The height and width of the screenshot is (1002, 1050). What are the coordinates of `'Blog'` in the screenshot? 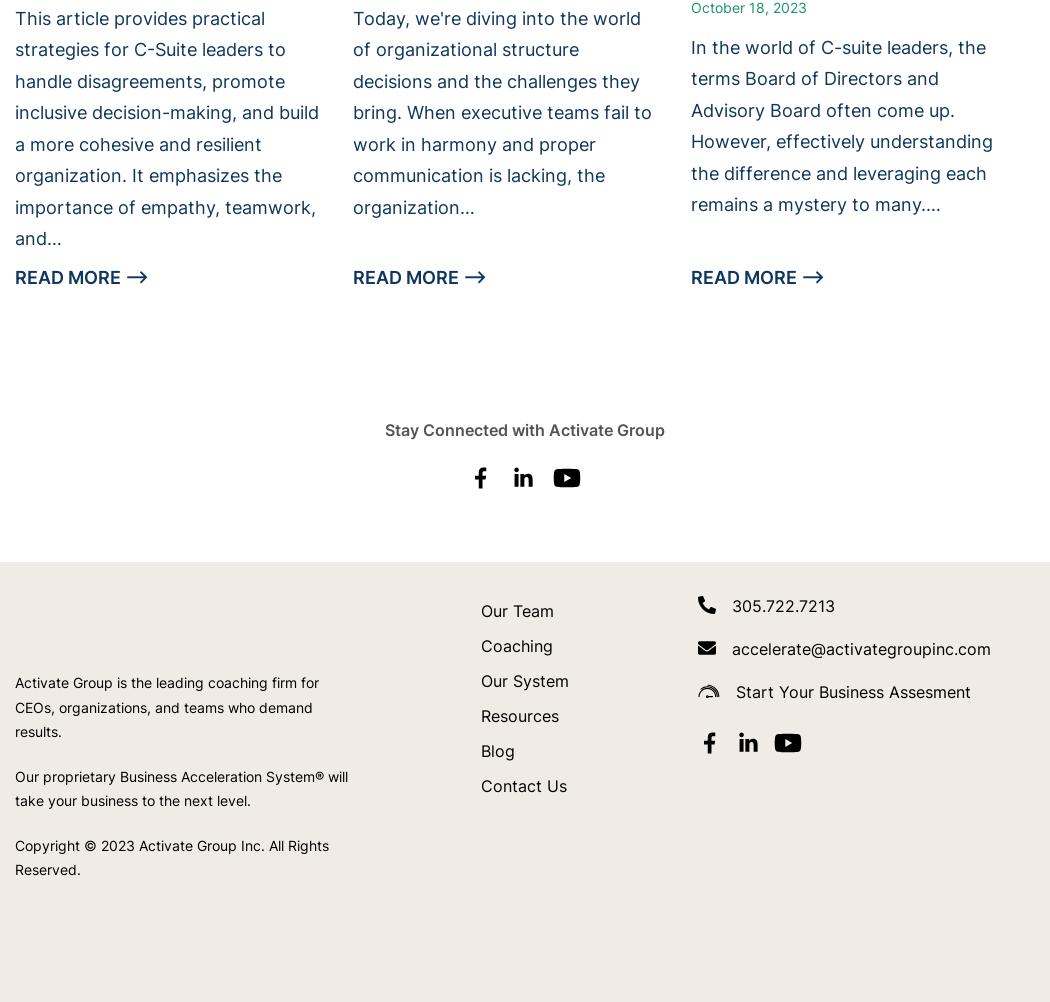 It's located at (497, 749).